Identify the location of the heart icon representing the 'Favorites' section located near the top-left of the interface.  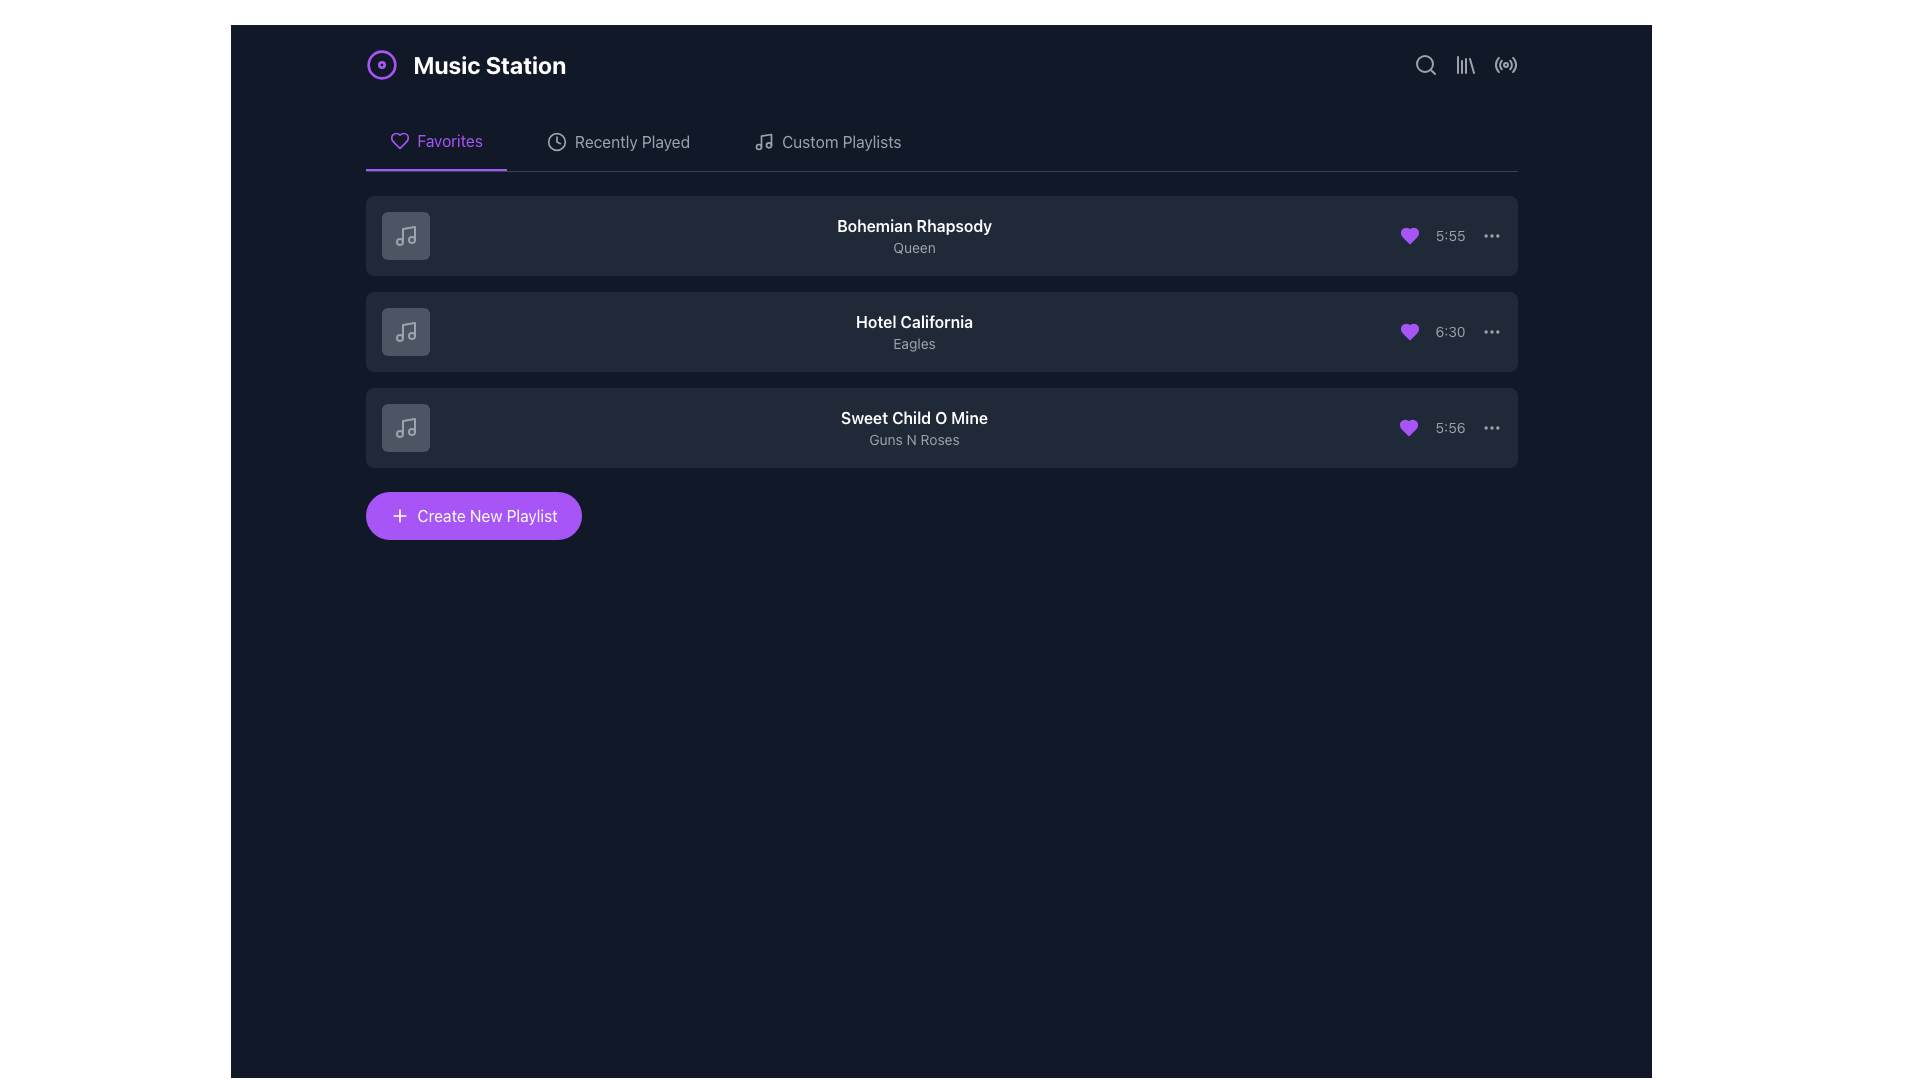
(399, 140).